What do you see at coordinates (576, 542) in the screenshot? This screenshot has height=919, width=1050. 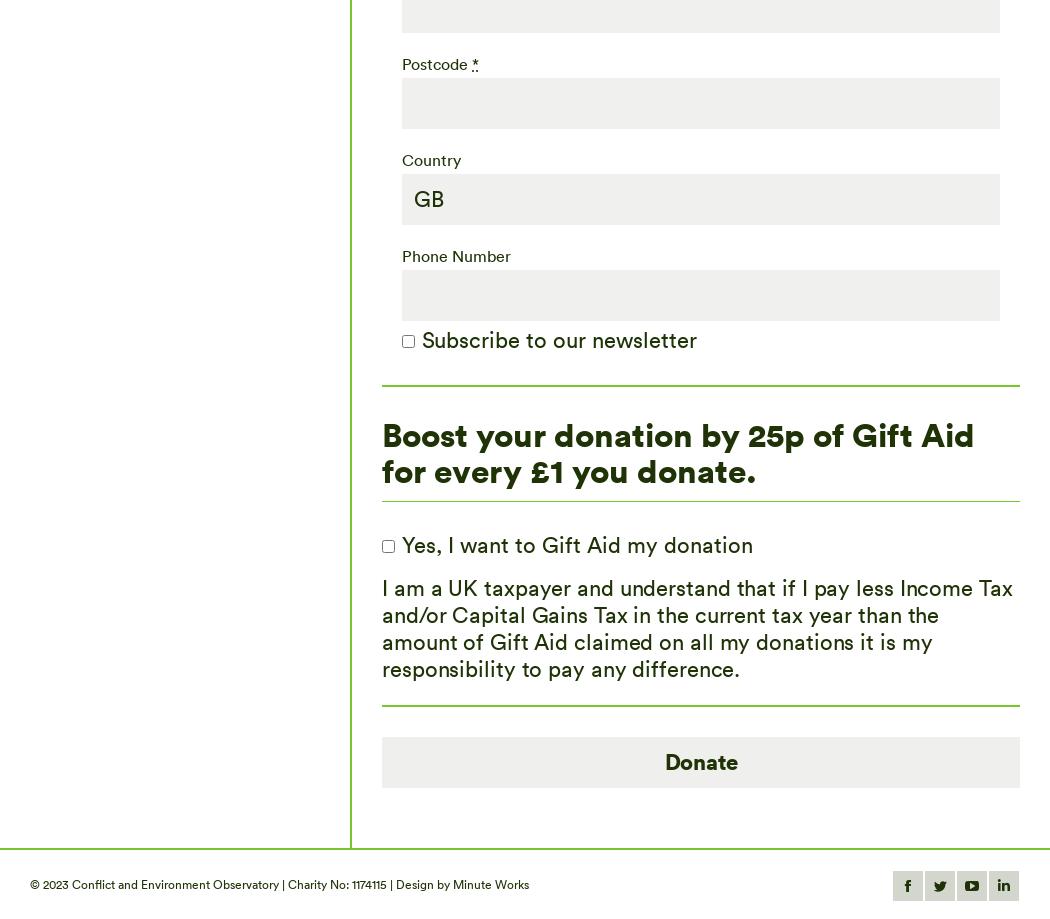 I see `'Yes, I want to Gift Aid my donation'` at bounding box center [576, 542].